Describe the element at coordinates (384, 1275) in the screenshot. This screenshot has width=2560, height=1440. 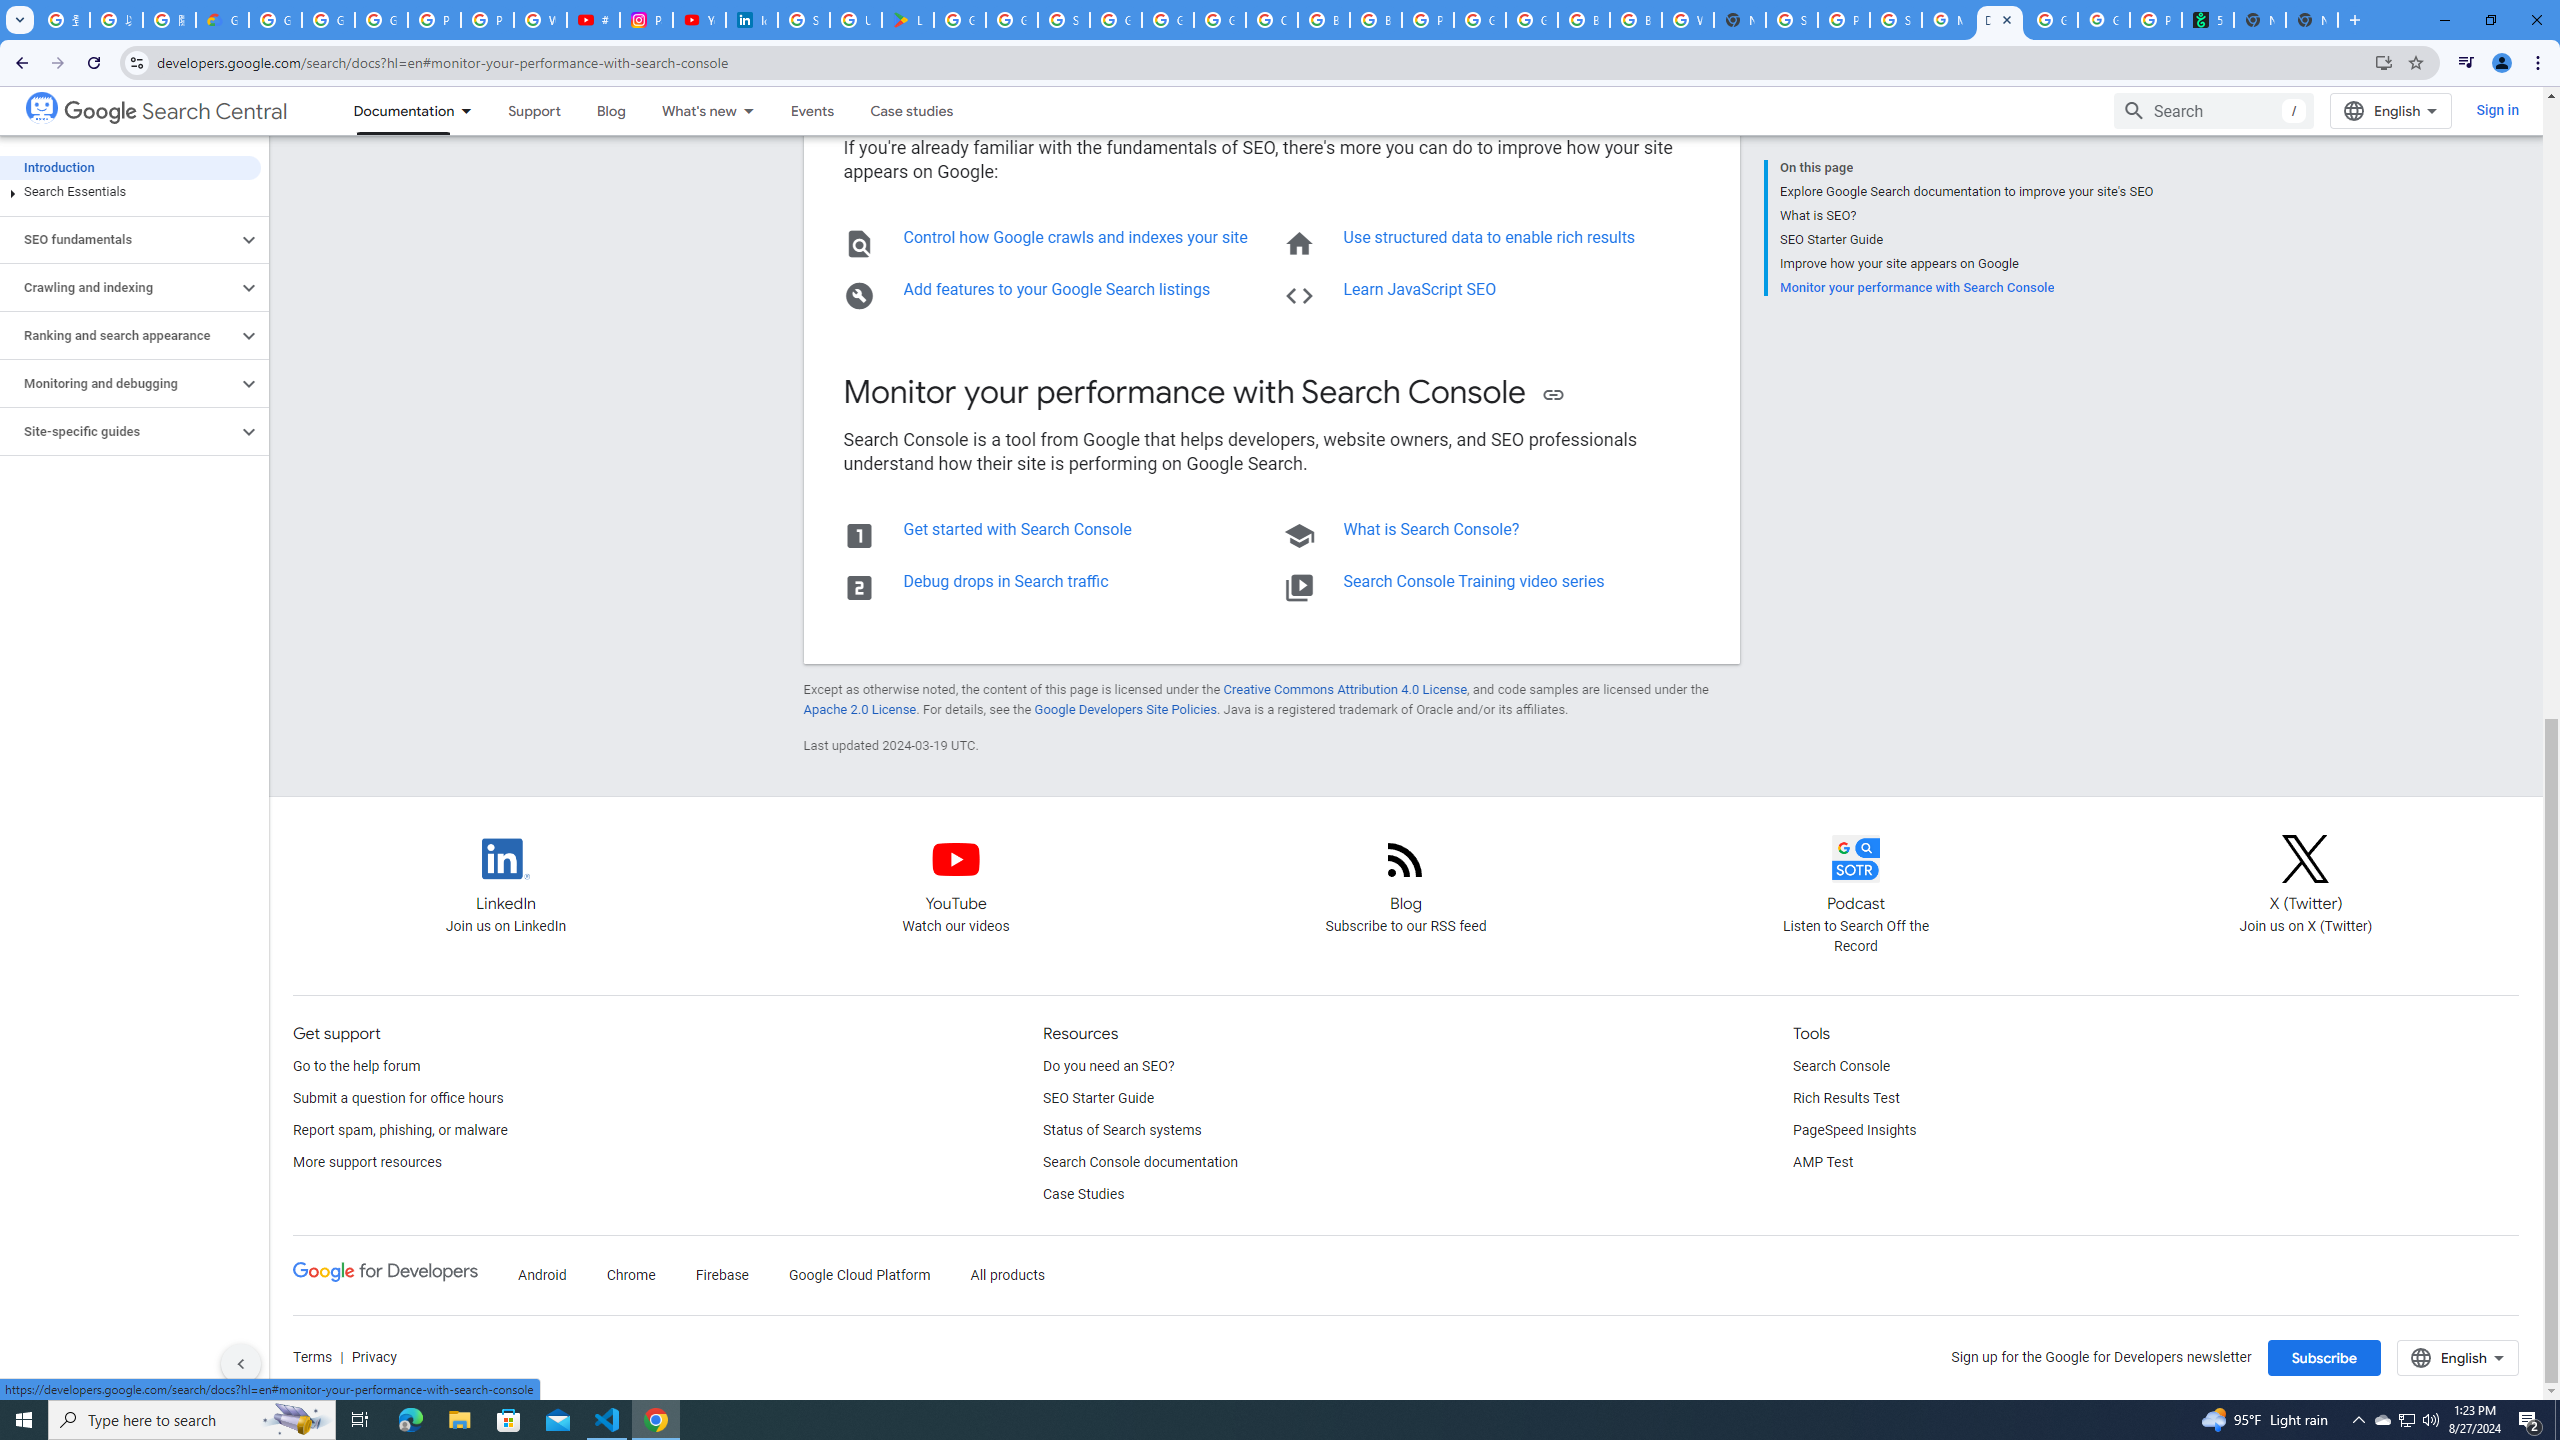
I see `'Google Developers'` at that location.